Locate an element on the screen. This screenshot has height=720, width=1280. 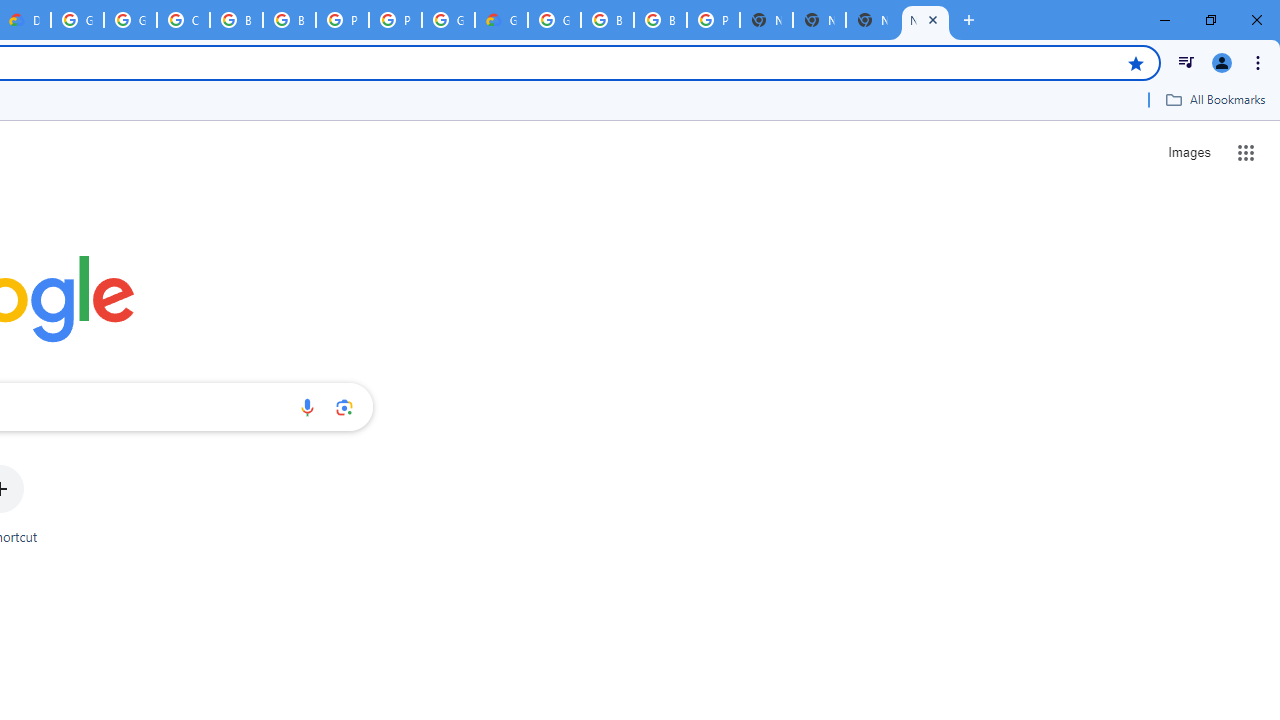
'Browse Chrome as a guest - Computer - Google Chrome Help' is located at coordinates (236, 20).